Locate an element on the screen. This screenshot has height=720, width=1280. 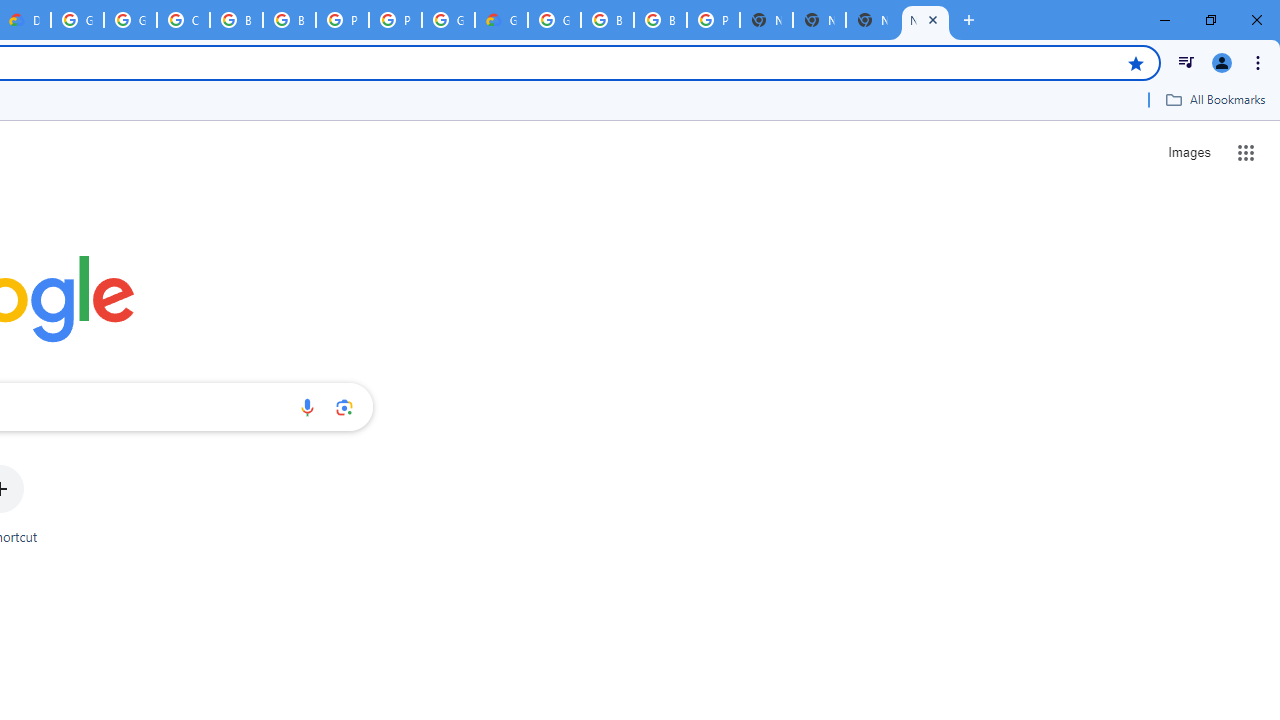
'Browse Chrome as a guest - Computer - Google Chrome Help' is located at coordinates (236, 20).